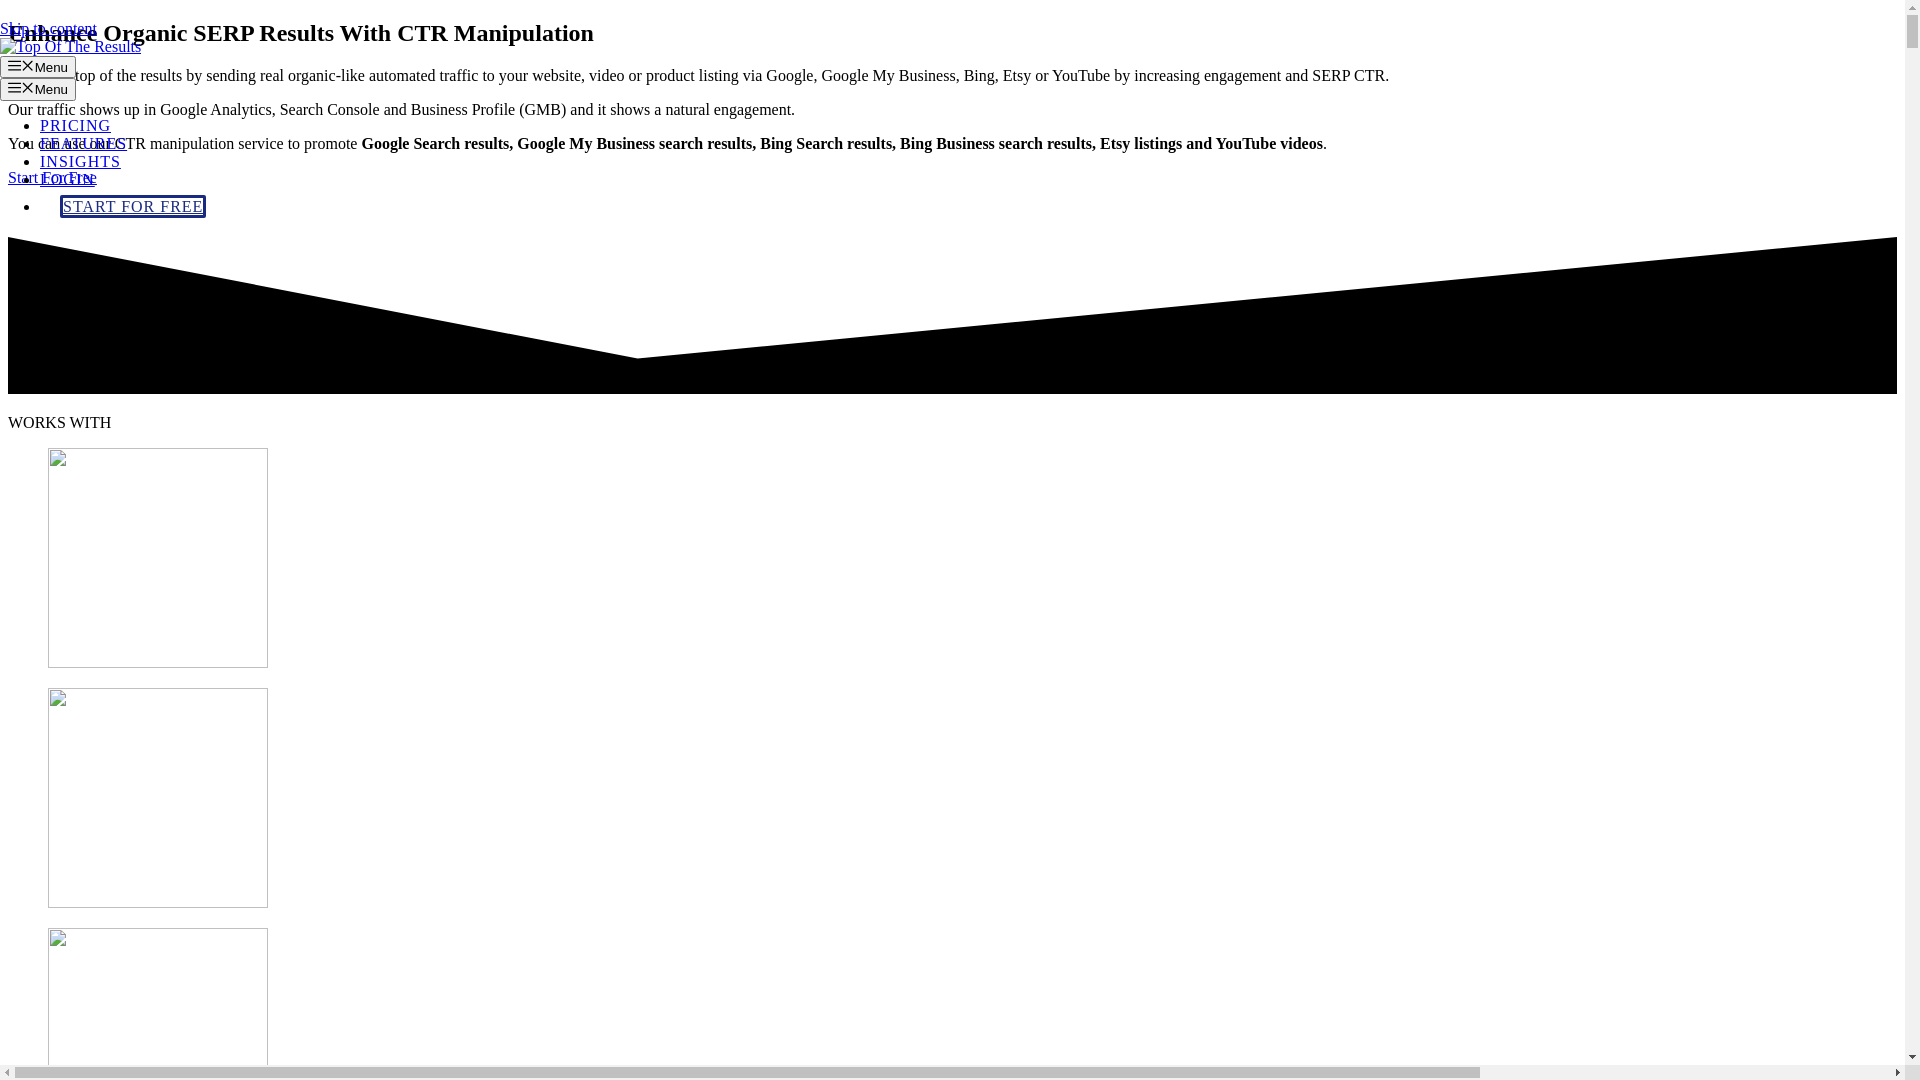 The image size is (1920, 1080). Describe the element at coordinates (38, 65) in the screenshot. I see `'Menu'` at that location.